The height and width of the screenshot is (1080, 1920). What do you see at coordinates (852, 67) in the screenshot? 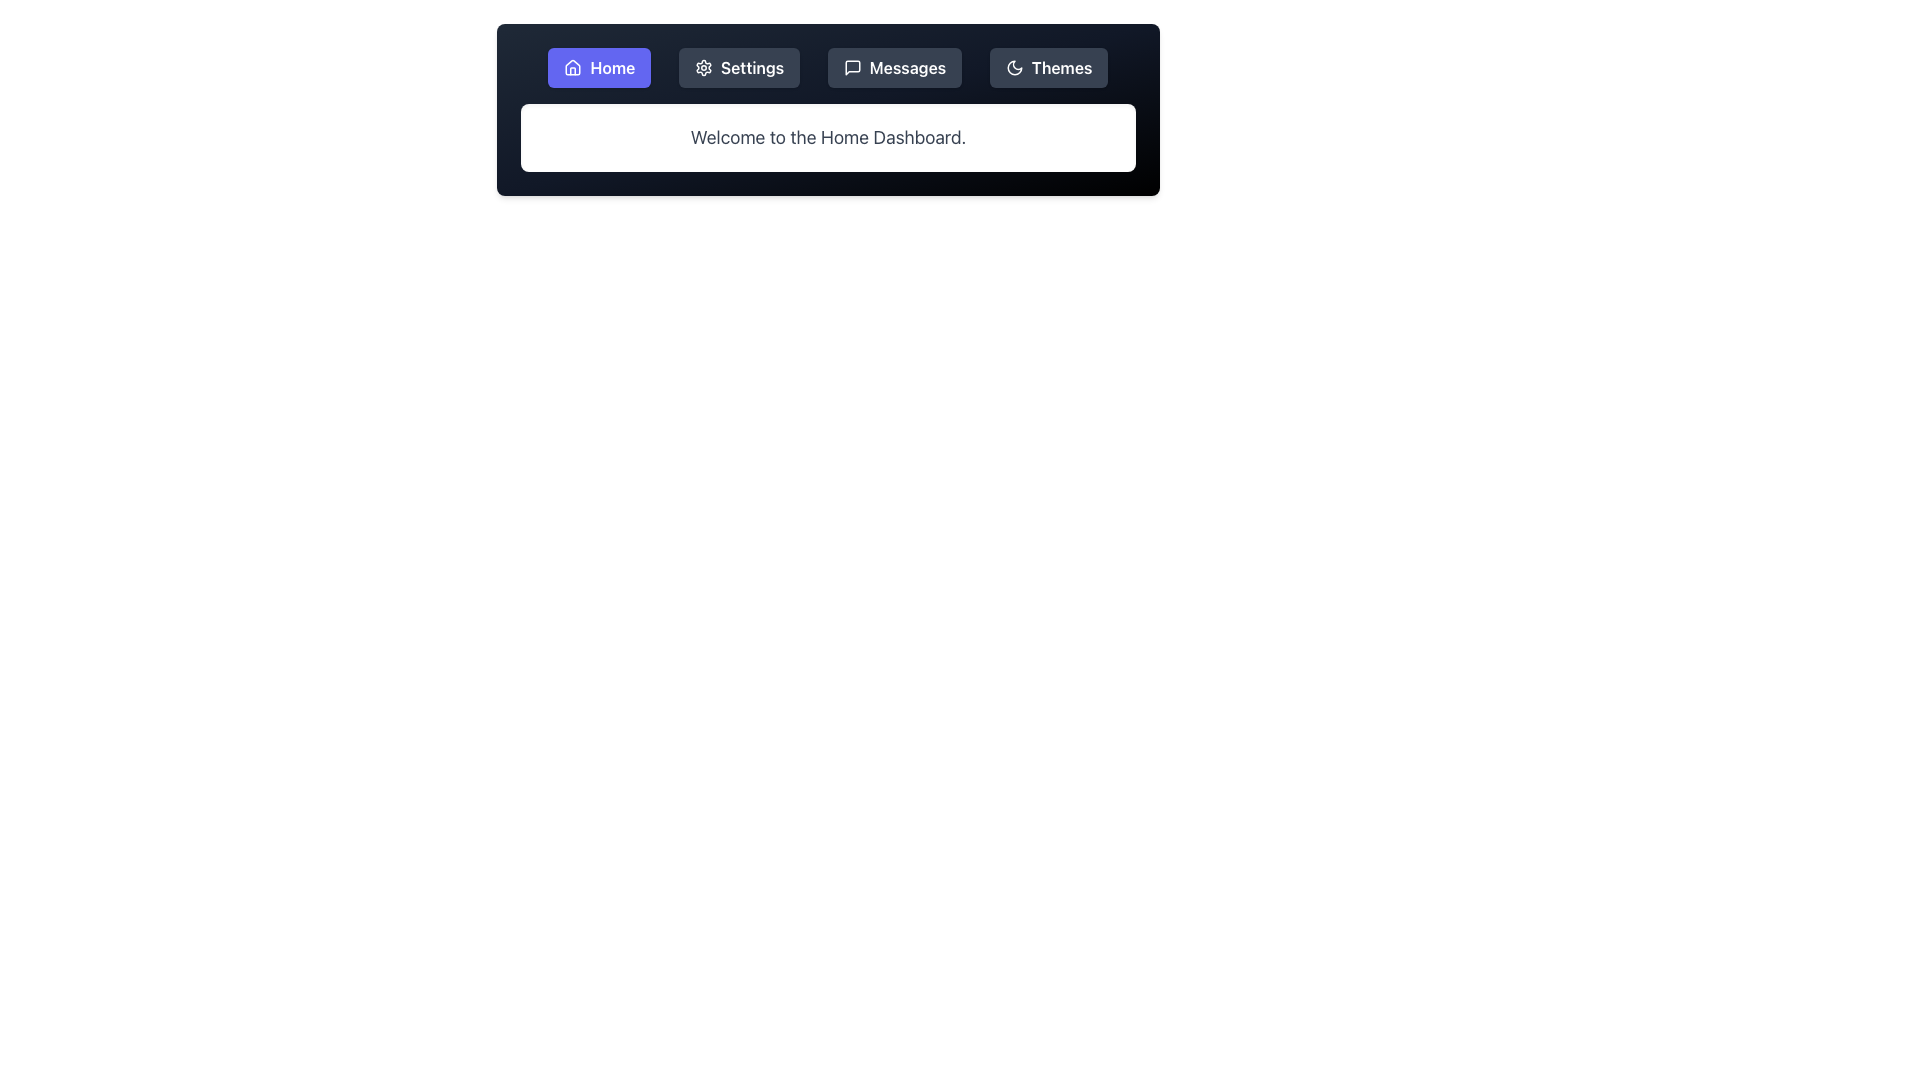
I see `the messaging icon located in the navigation bar, positioned between the 'Settings' icon and the 'Themes' icon` at bounding box center [852, 67].